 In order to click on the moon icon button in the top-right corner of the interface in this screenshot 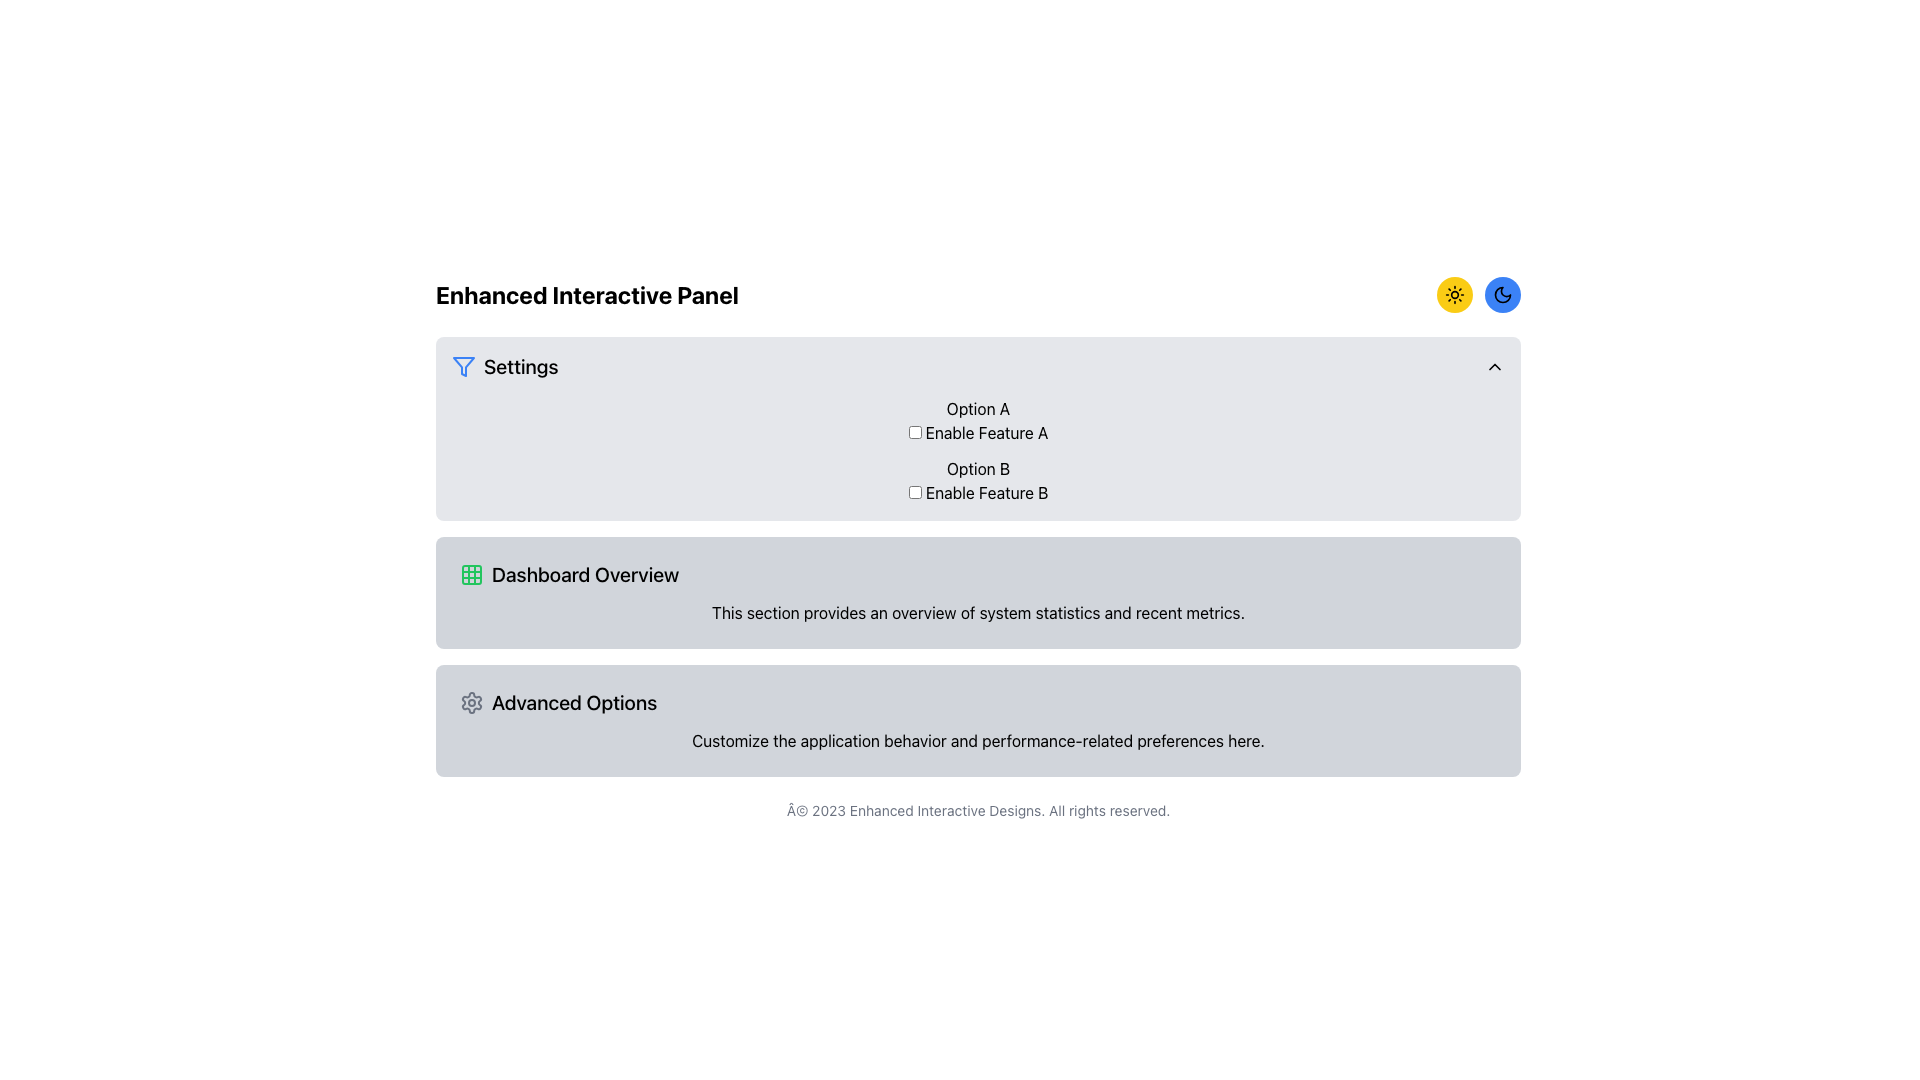, I will do `click(1502, 294)`.